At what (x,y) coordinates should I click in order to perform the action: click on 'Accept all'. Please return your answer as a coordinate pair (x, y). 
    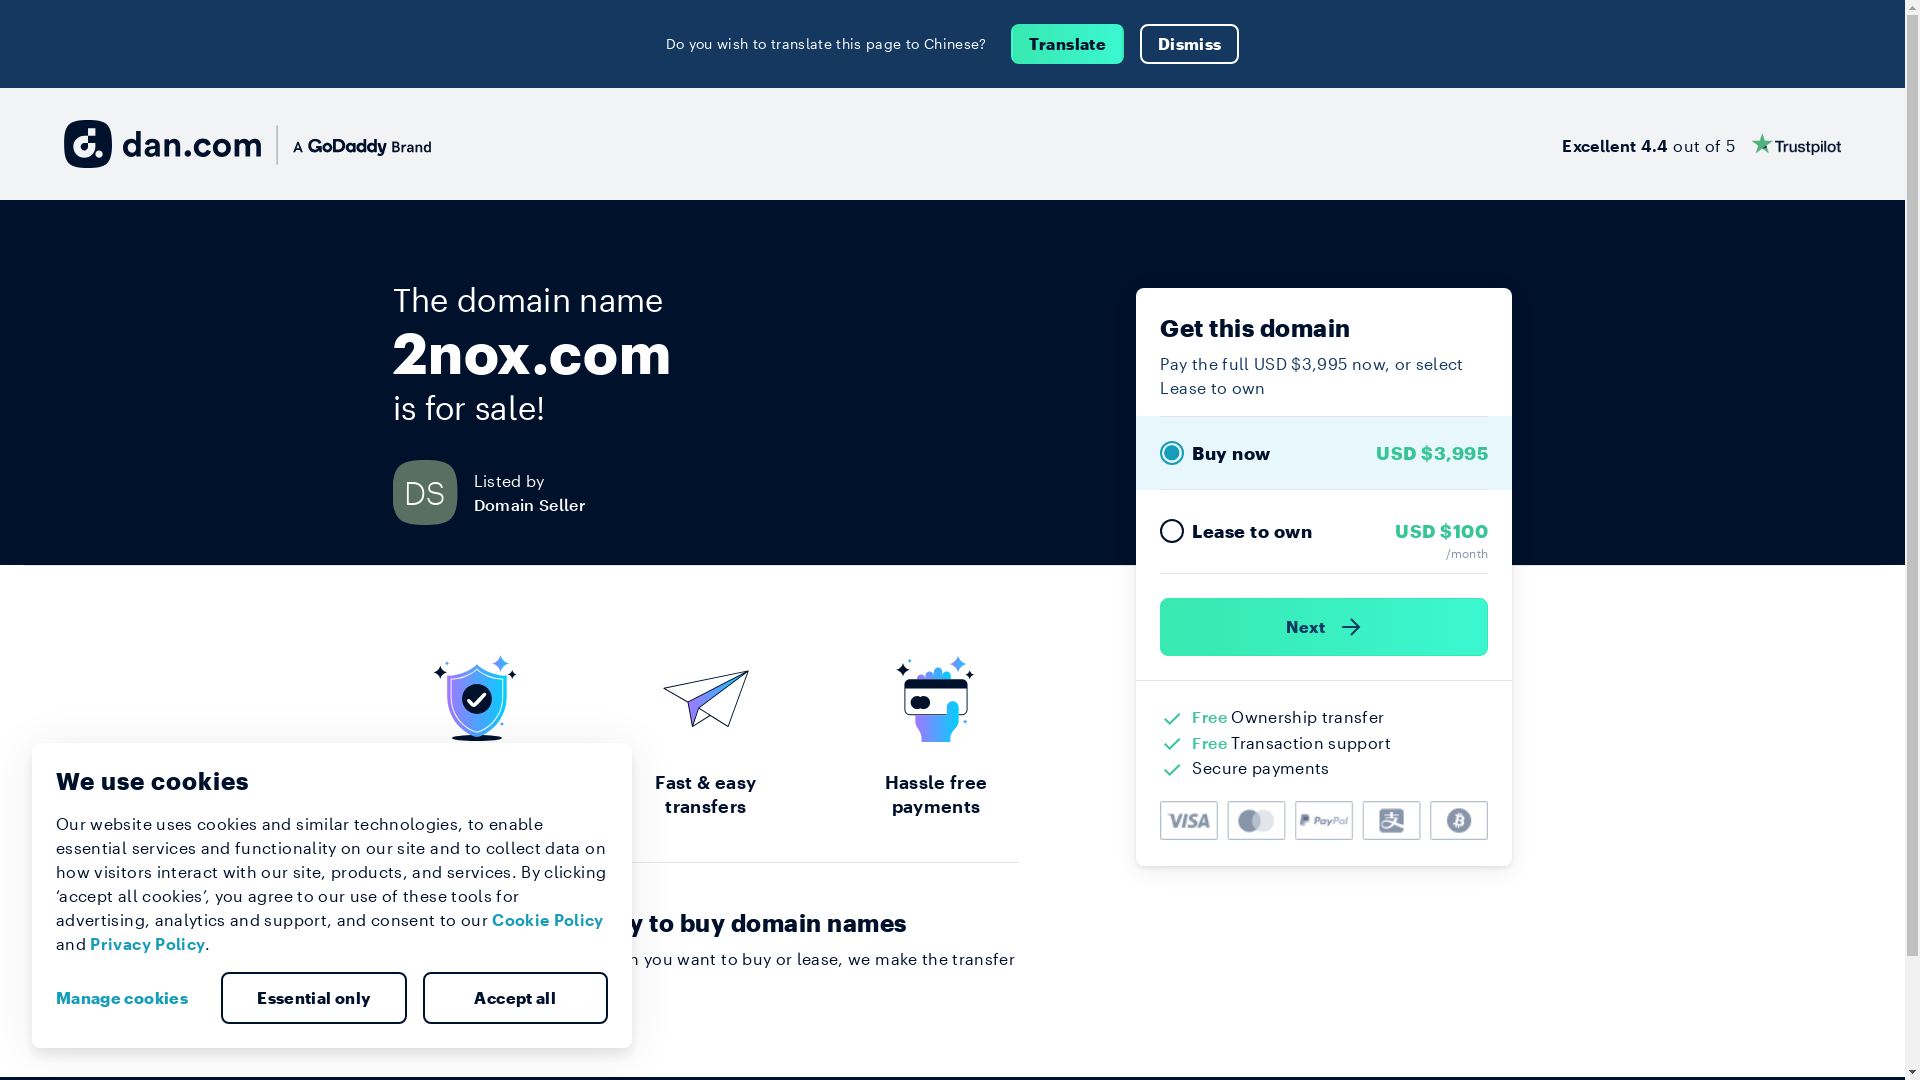
    Looking at the image, I should click on (421, 998).